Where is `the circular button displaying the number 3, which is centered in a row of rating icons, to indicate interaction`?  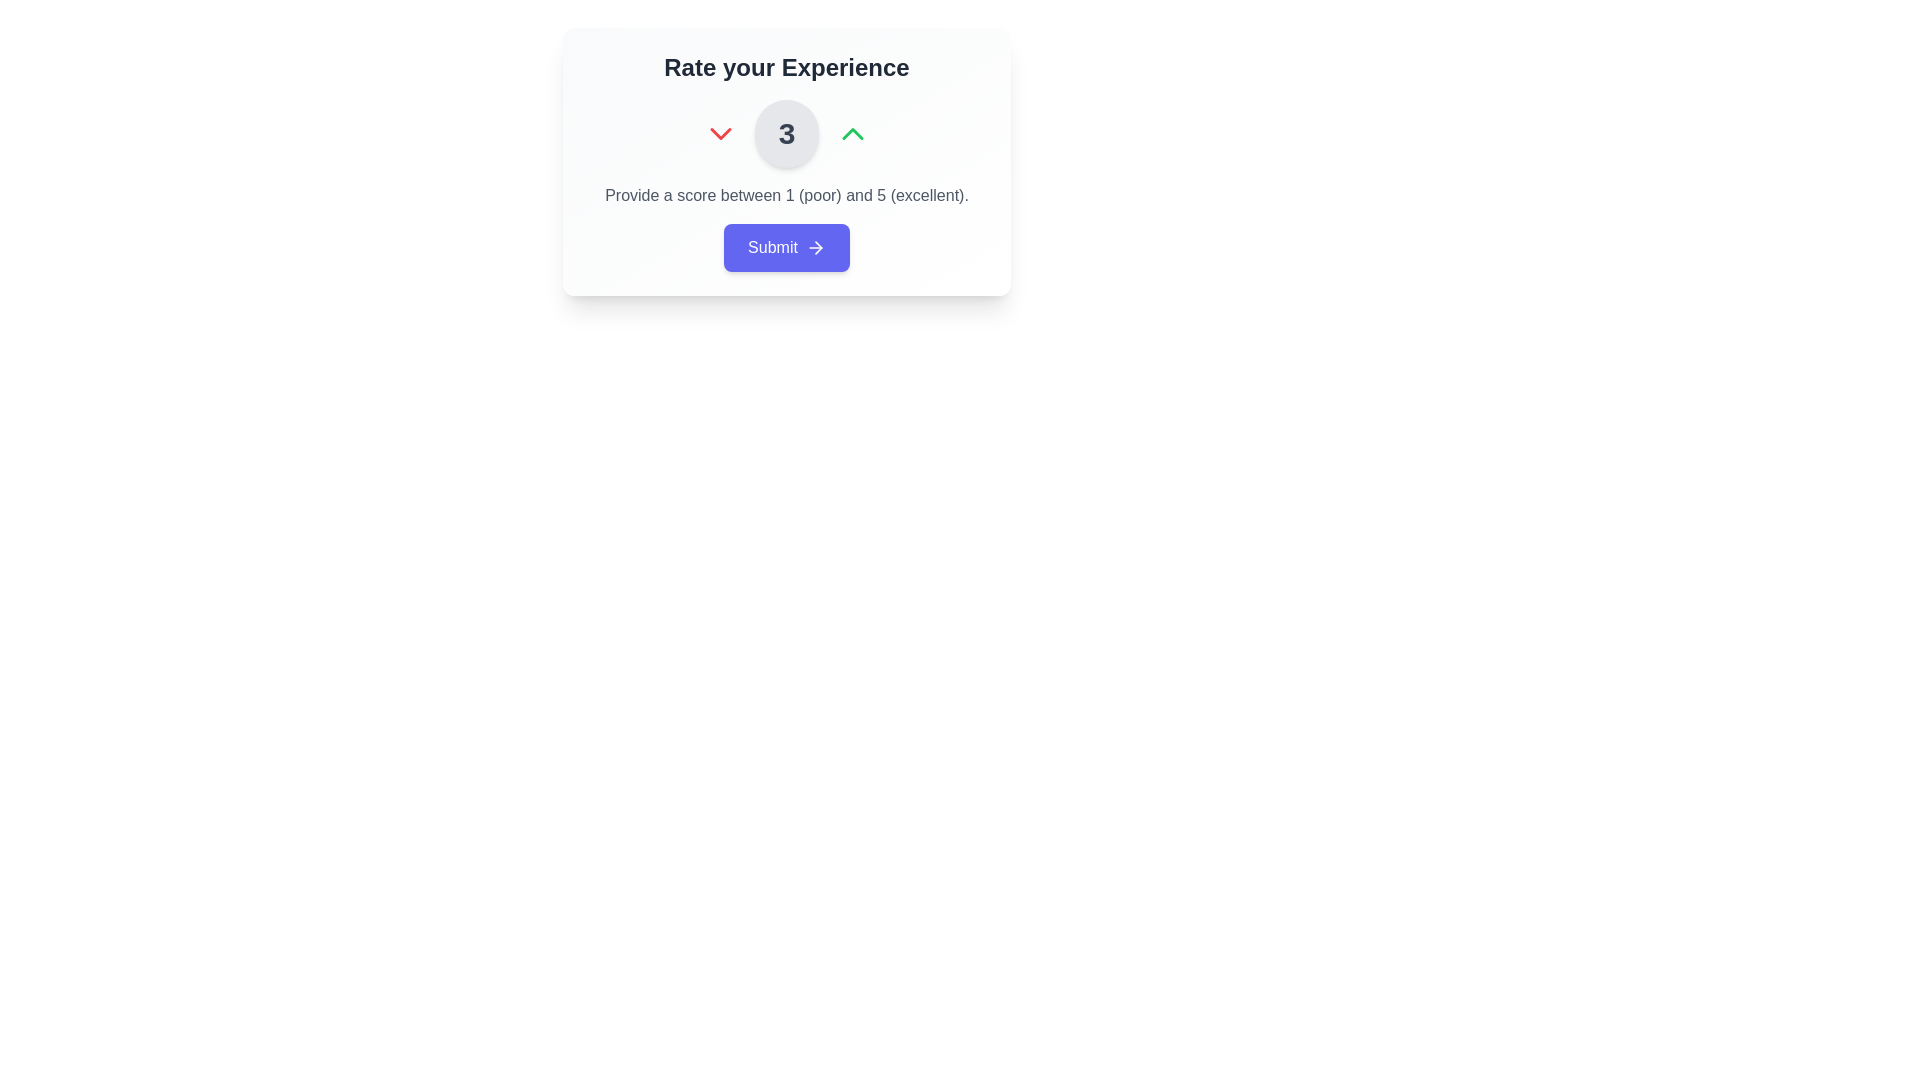
the circular button displaying the number 3, which is centered in a row of rating icons, to indicate interaction is located at coordinates (786, 134).